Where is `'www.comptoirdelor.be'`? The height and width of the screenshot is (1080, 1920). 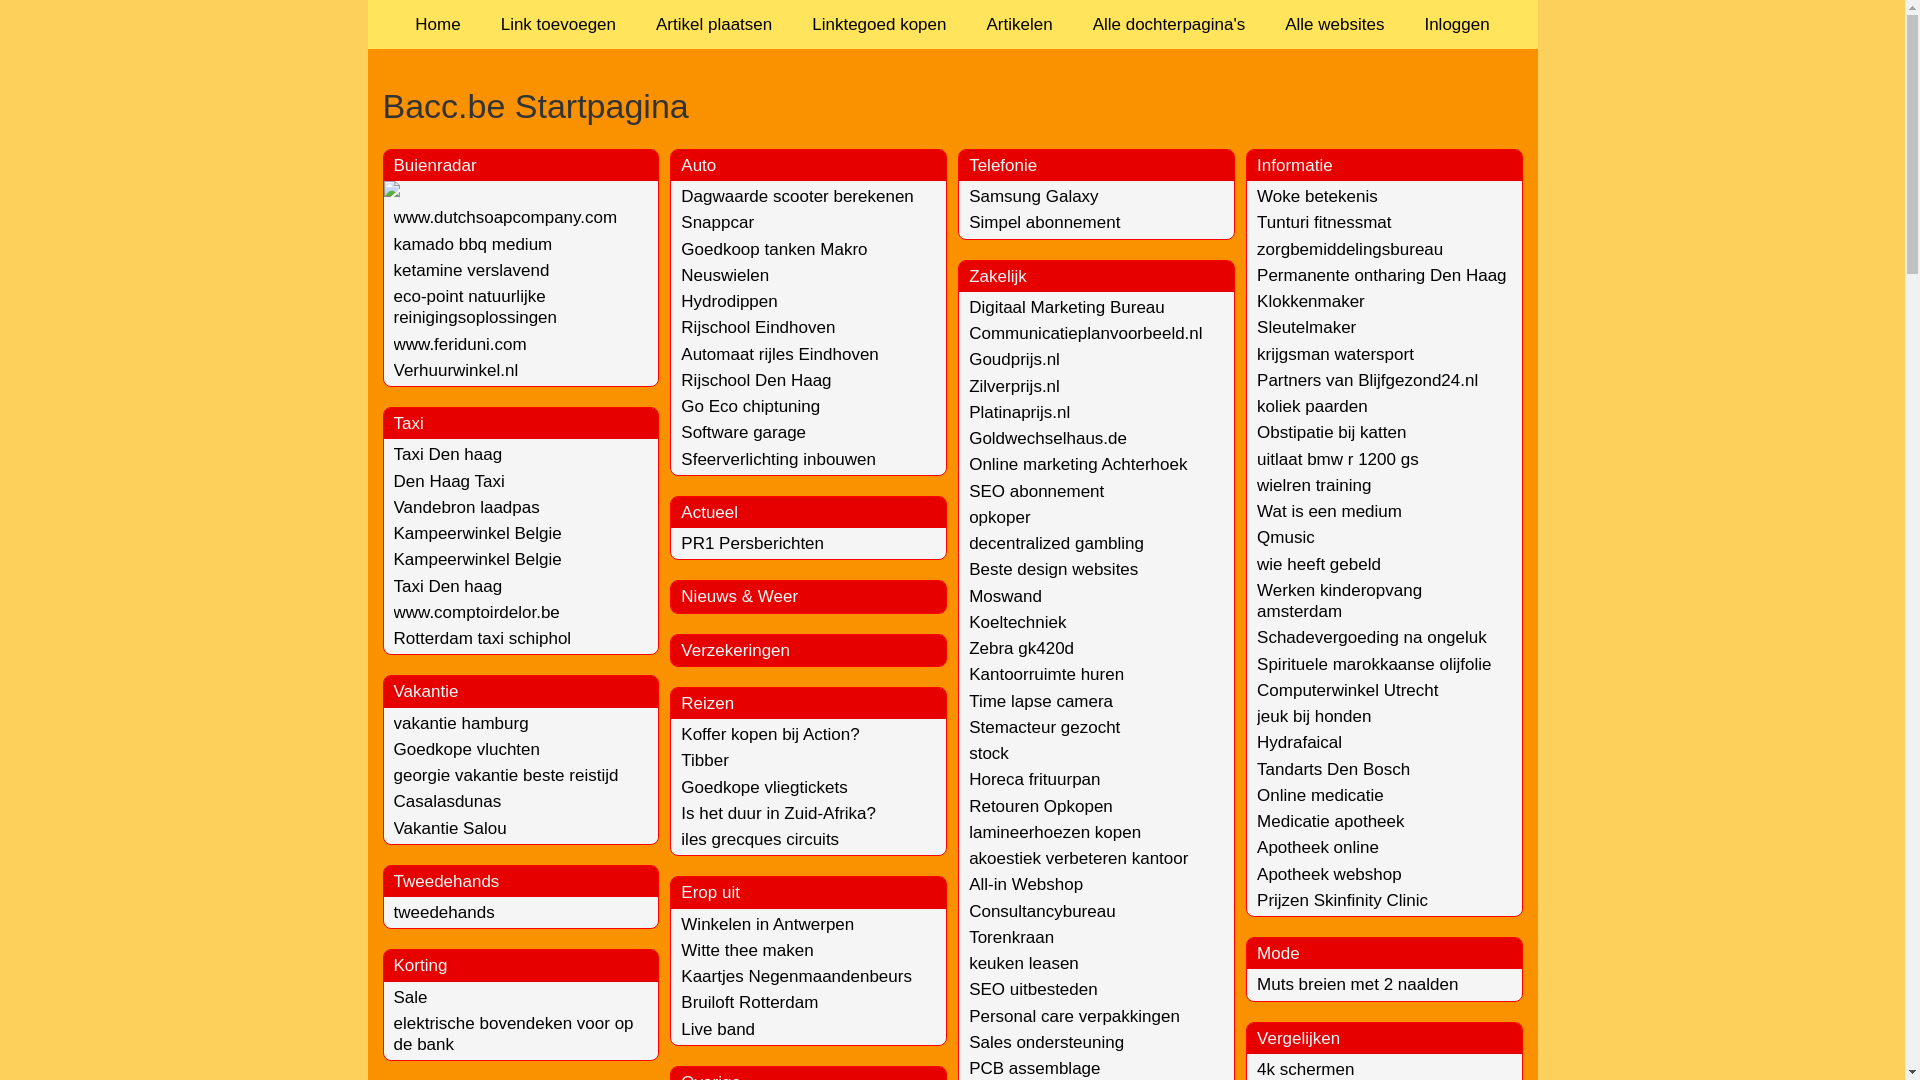
'www.comptoirdelor.be' is located at coordinates (475, 611).